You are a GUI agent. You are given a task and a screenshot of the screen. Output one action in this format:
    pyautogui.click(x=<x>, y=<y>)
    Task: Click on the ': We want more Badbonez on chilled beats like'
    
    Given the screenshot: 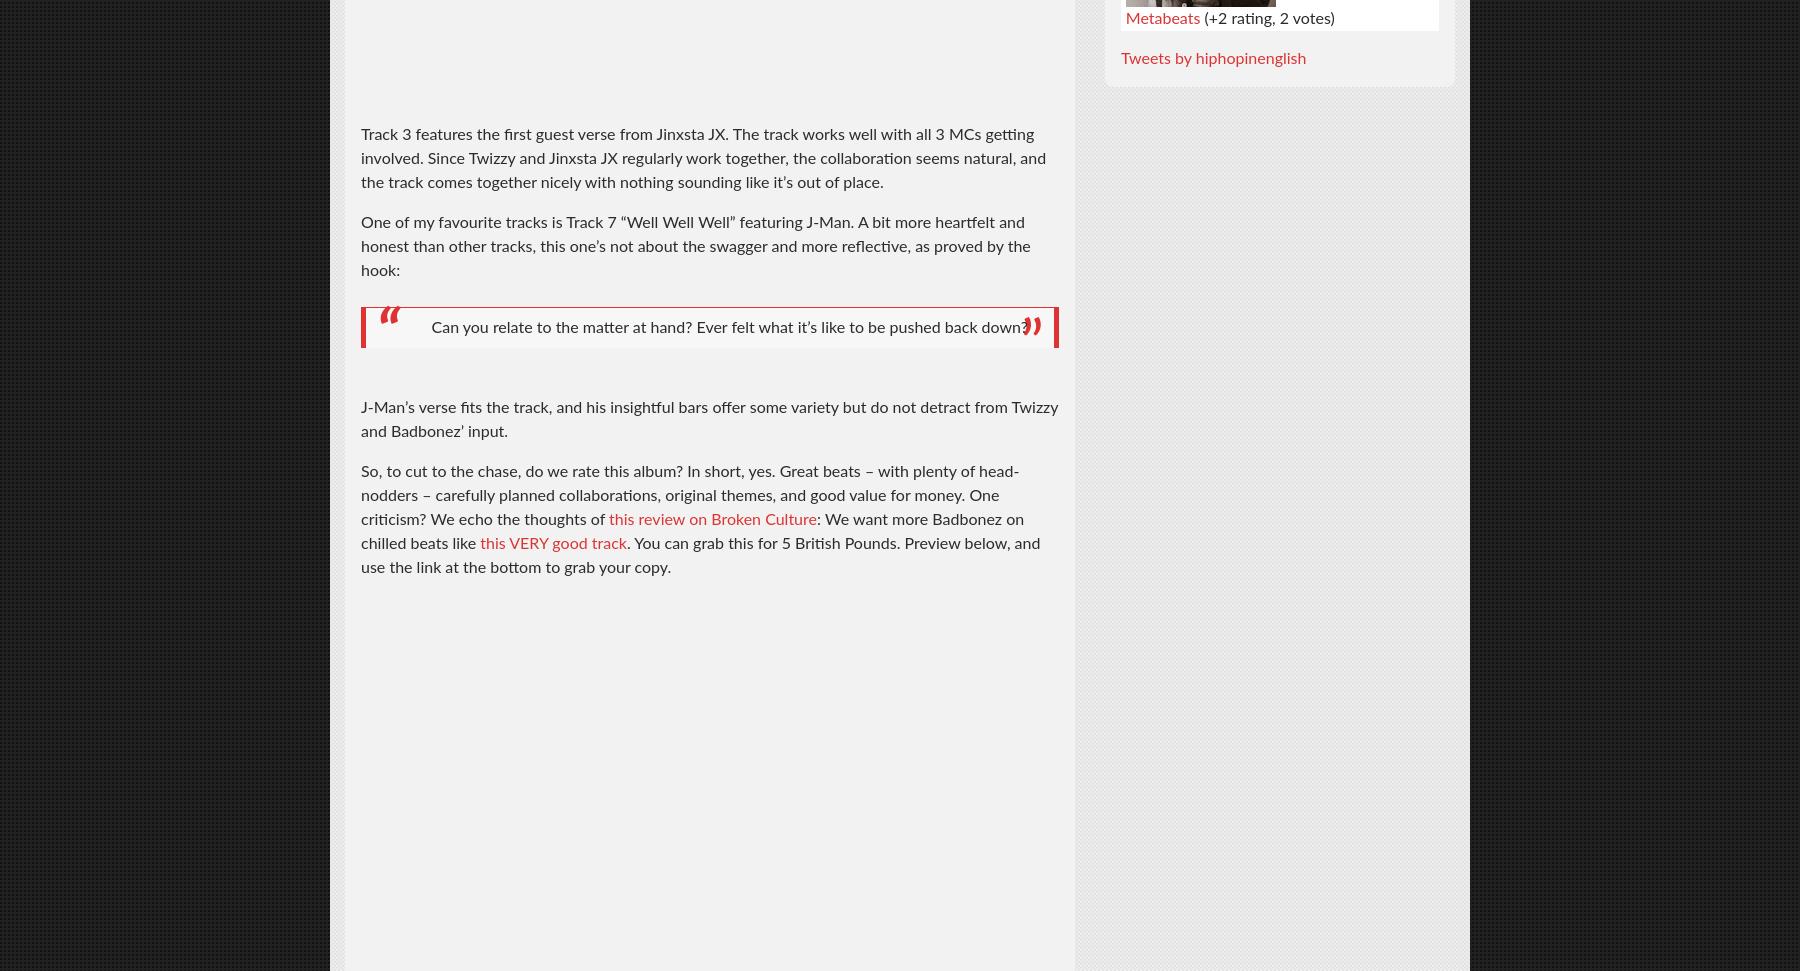 What is the action you would take?
    pyautogui.click(x=691, y=530)
    